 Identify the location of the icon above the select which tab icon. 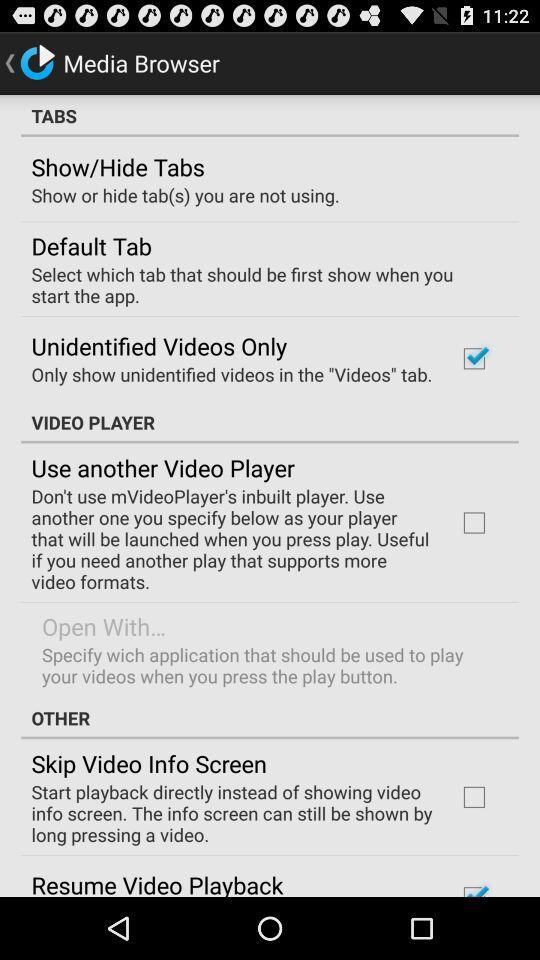
(90, 244).